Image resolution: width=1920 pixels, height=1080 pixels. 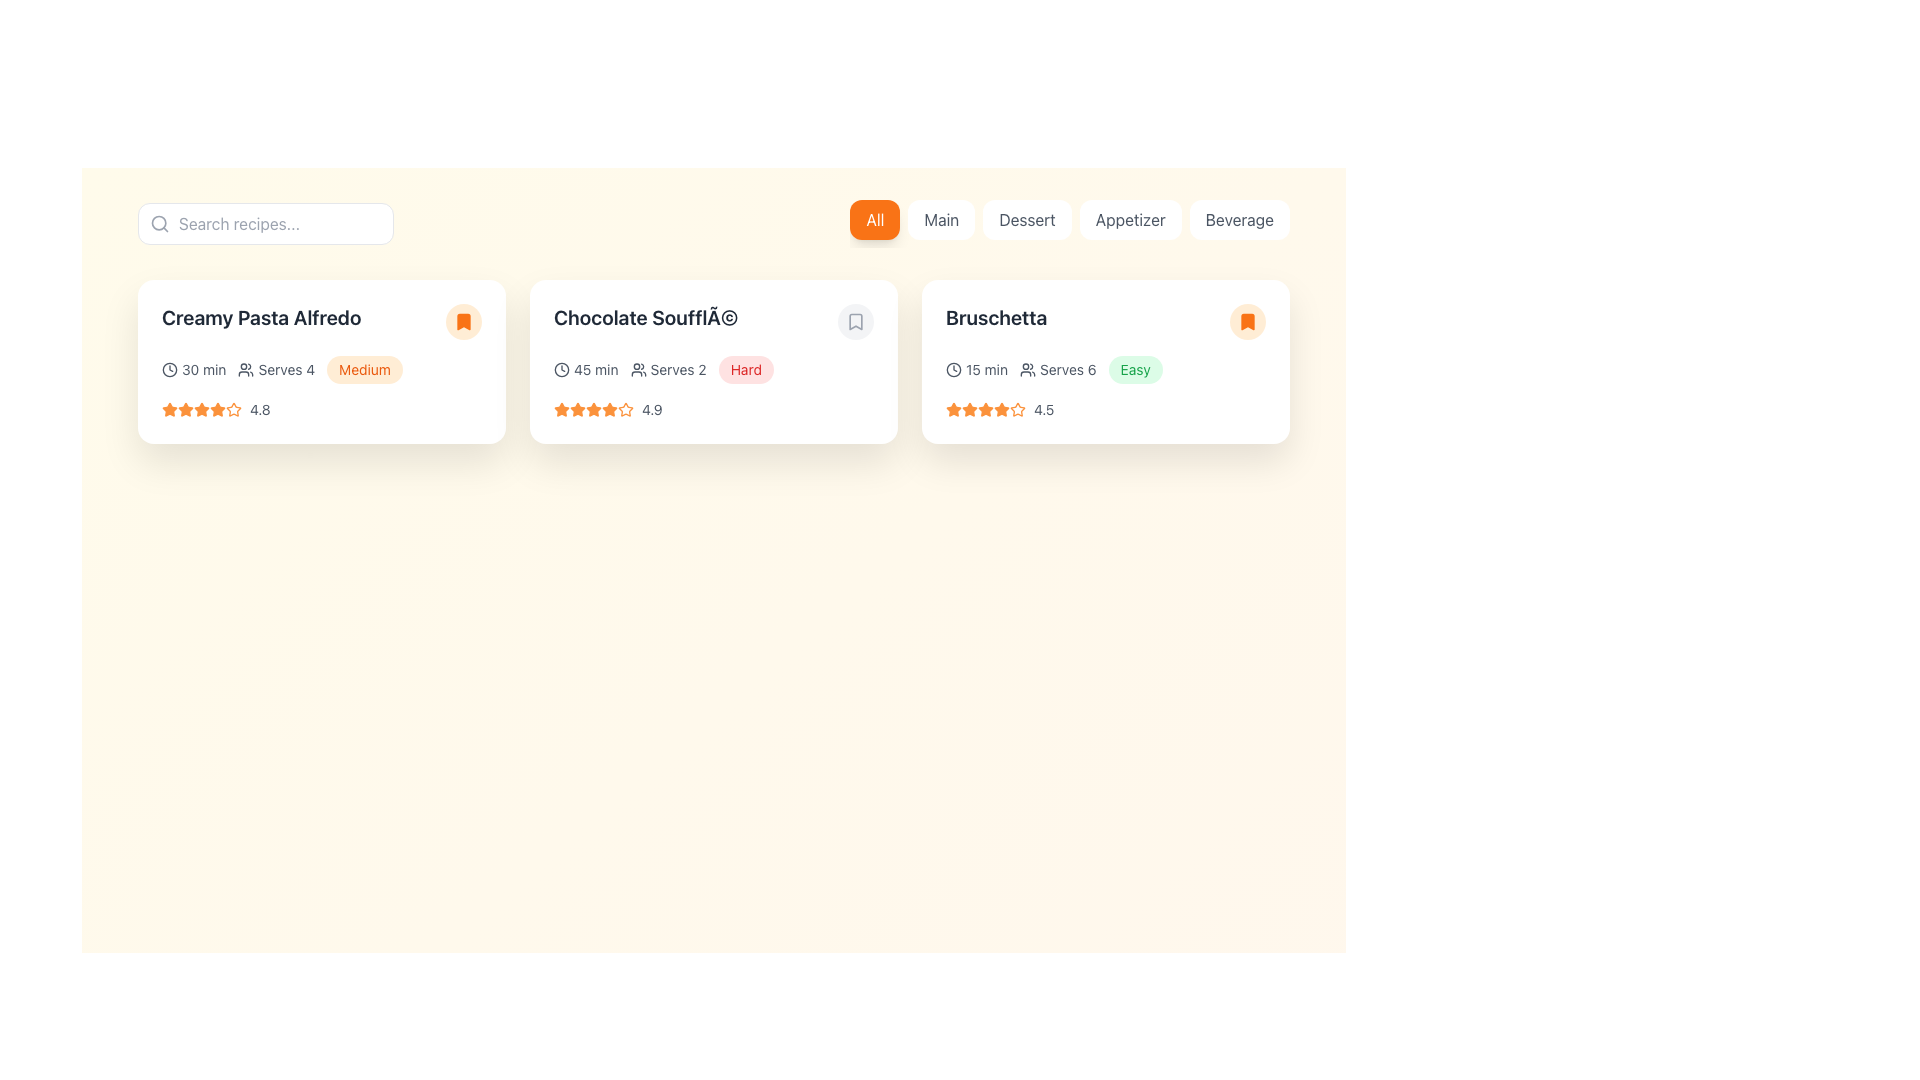 What do you see at coordinates (201, 408) in the screenshot?
I see `the third star icon in the rating system for the 'Creamy Pasta Alfredo' card, which is styled with a fill color matching the UI theme` at bounding box center [201, 408].